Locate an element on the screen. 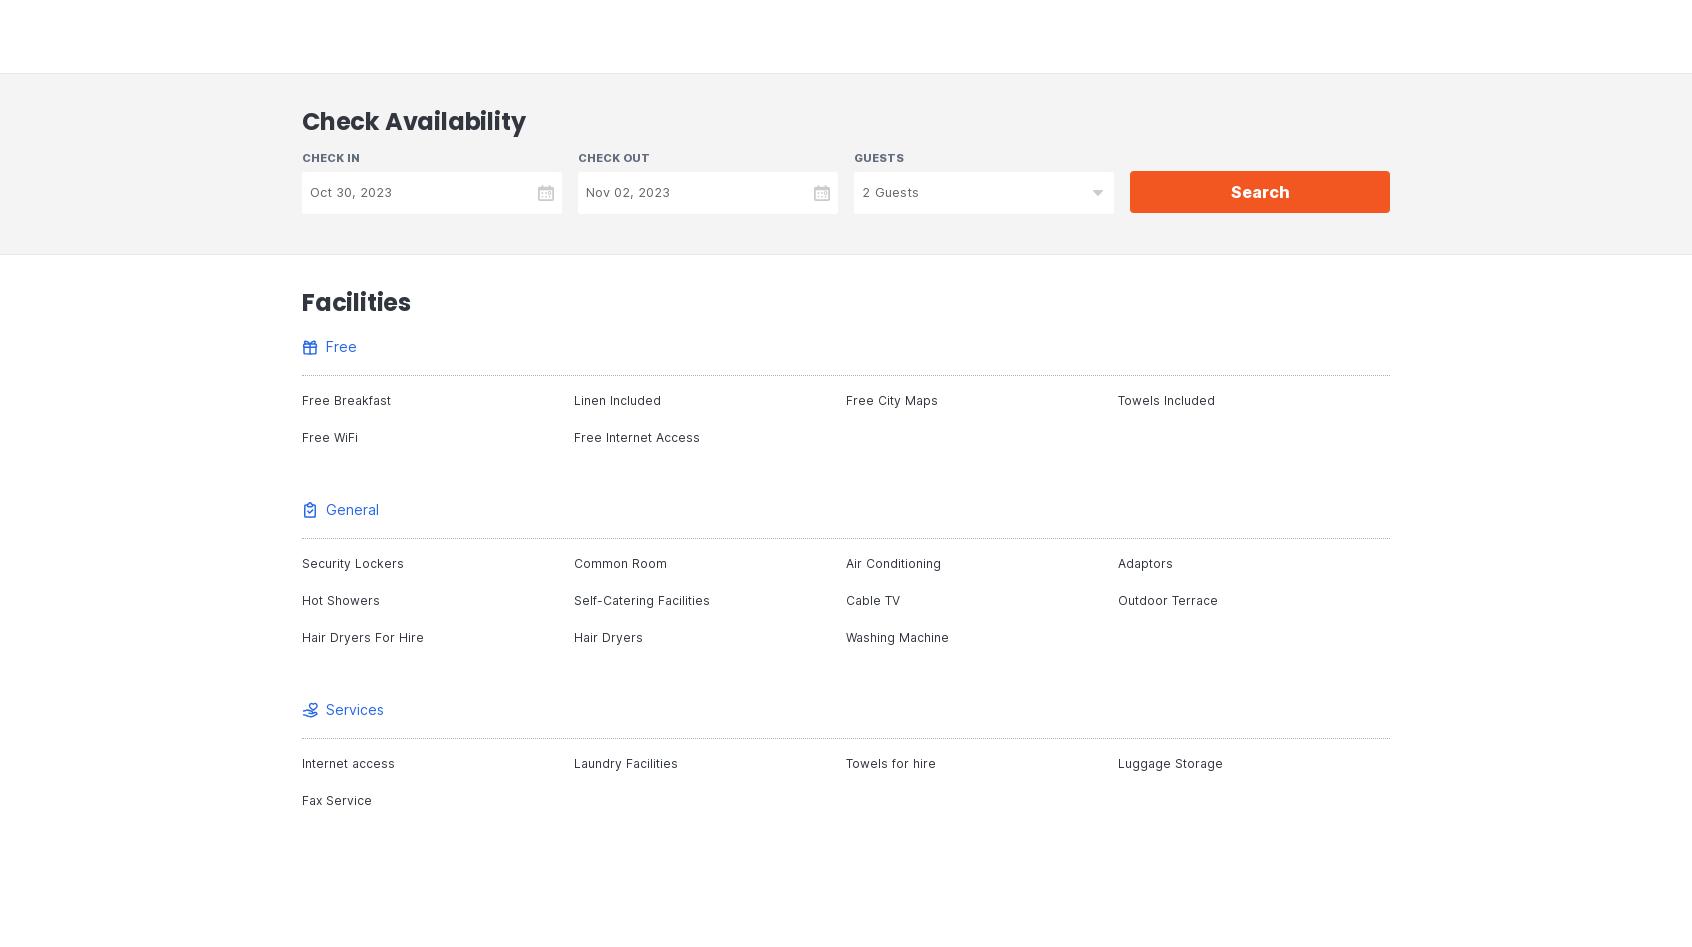  'Free Internet Access' is located at coordinates (637, 437).